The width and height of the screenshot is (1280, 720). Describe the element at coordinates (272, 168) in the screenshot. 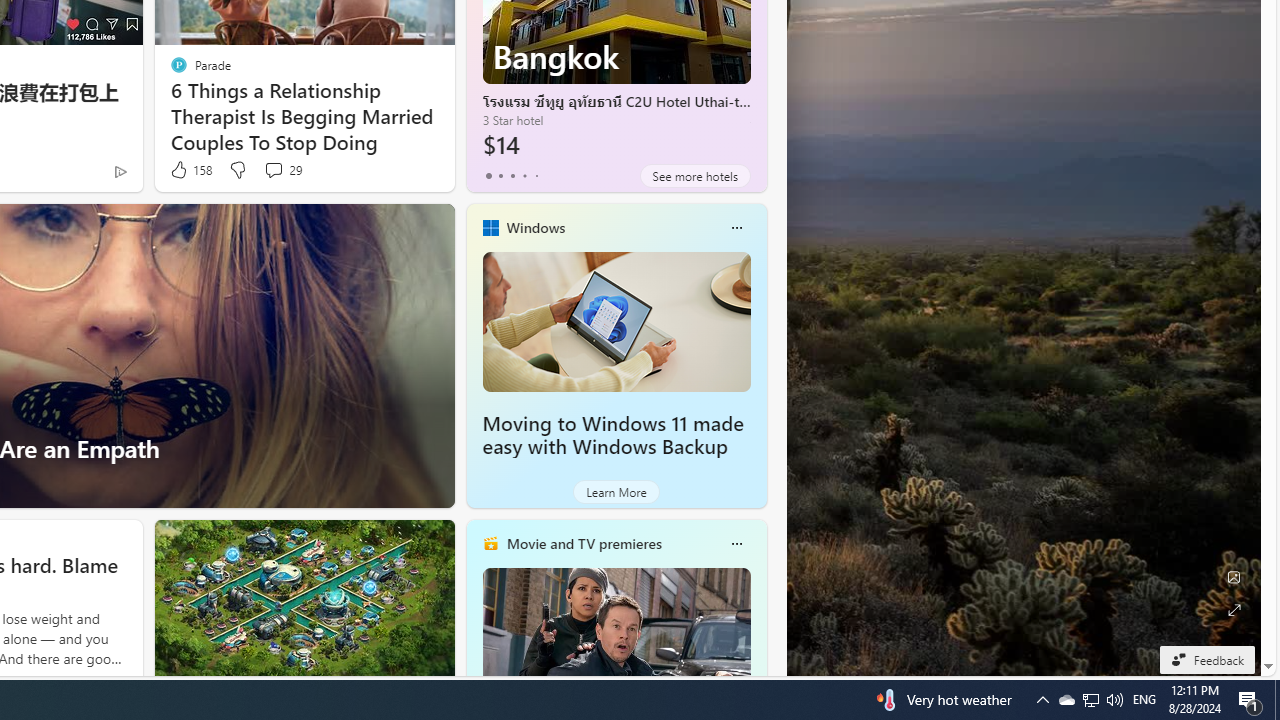

I see `'View comments 29 Comment'` at that location.